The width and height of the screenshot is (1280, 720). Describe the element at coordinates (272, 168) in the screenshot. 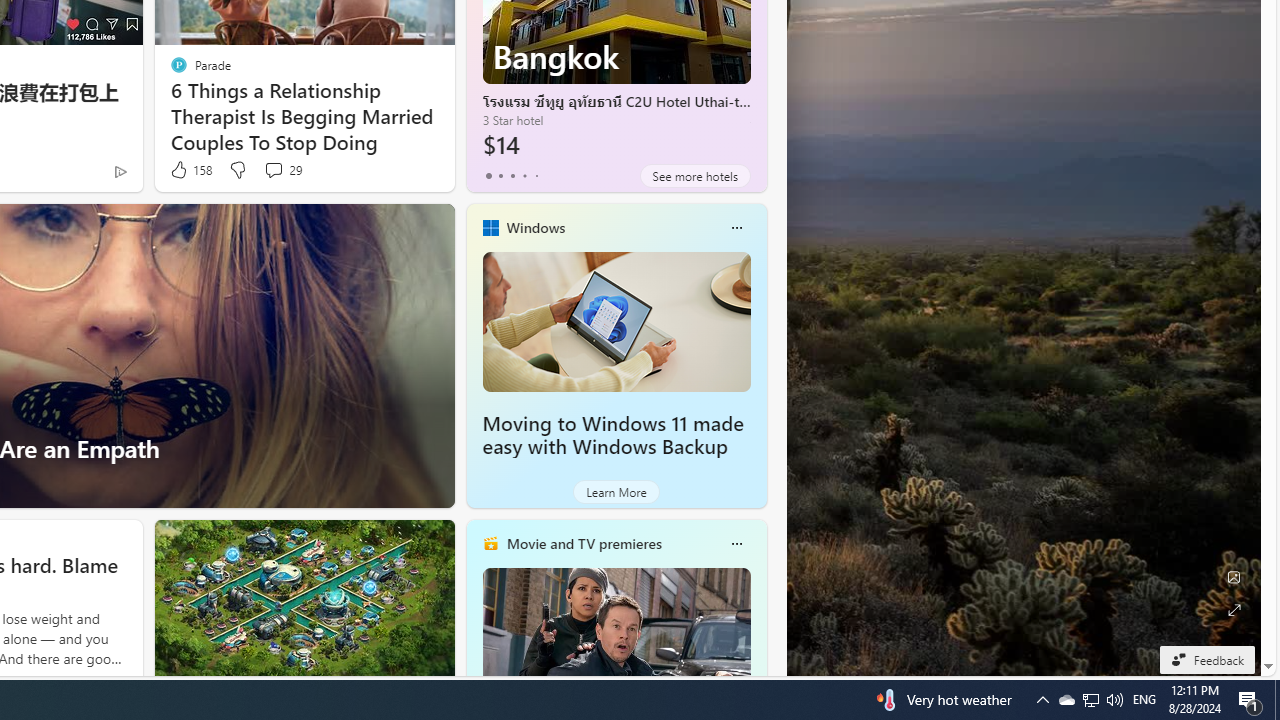

I see `'View comments 29 Comment'` at that location.